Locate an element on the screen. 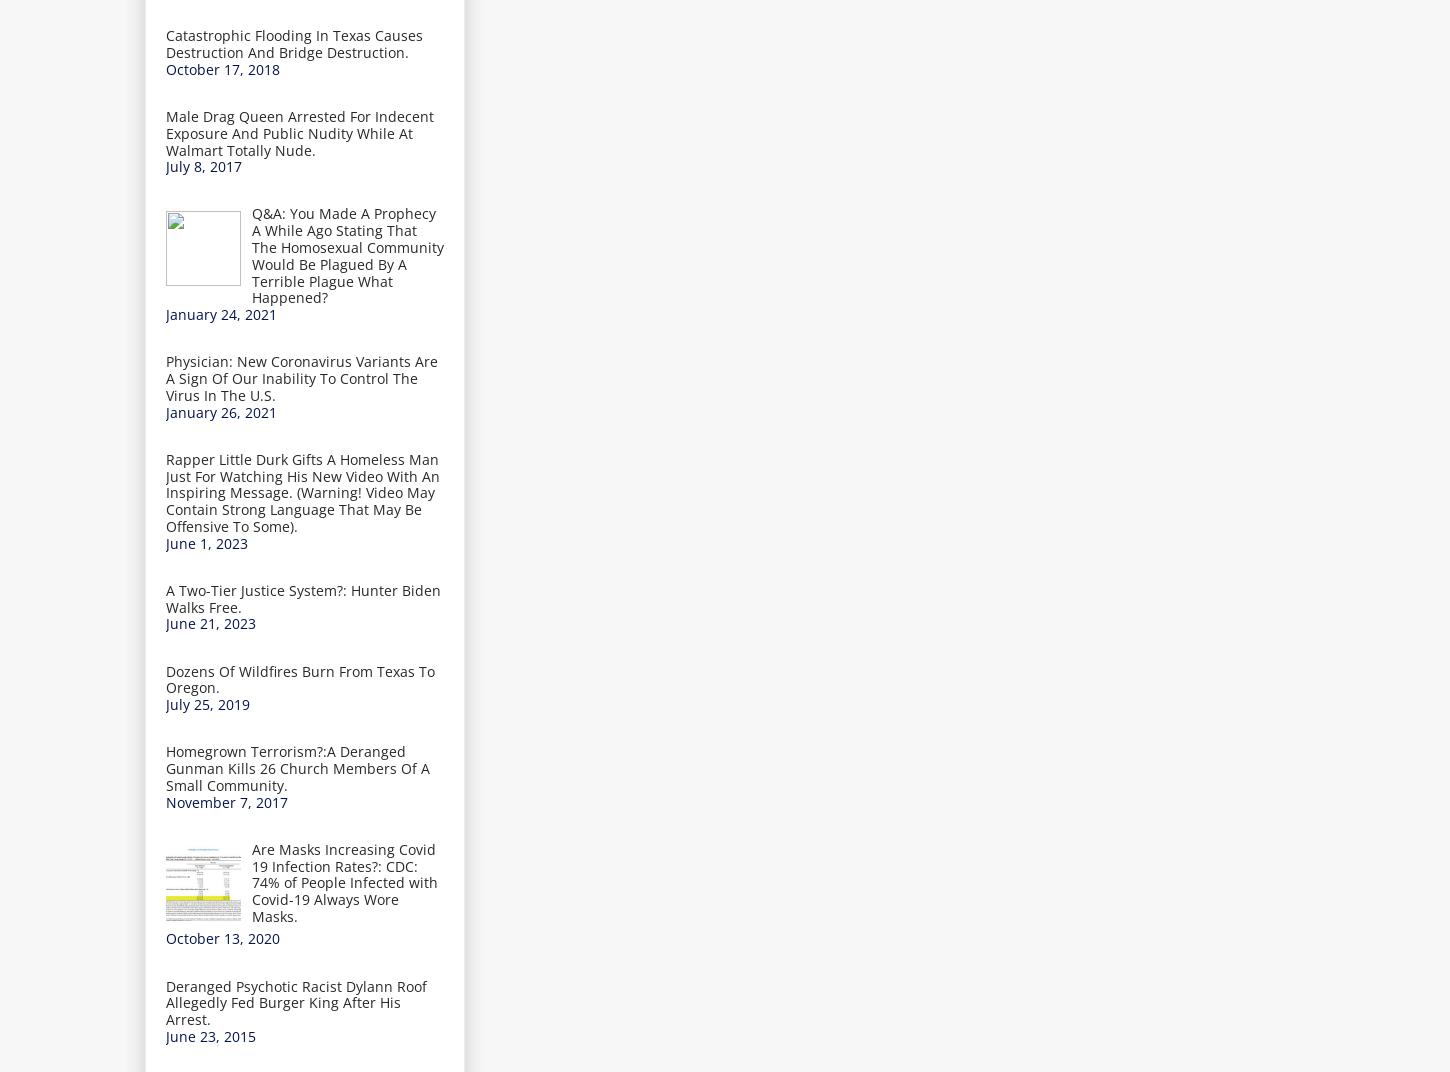 The height and width of the screenshot is (1072, 1450). 'A Two-Tier Justice System?: Hunter Biden Walks Free.' is located at coordinates (303, 596).